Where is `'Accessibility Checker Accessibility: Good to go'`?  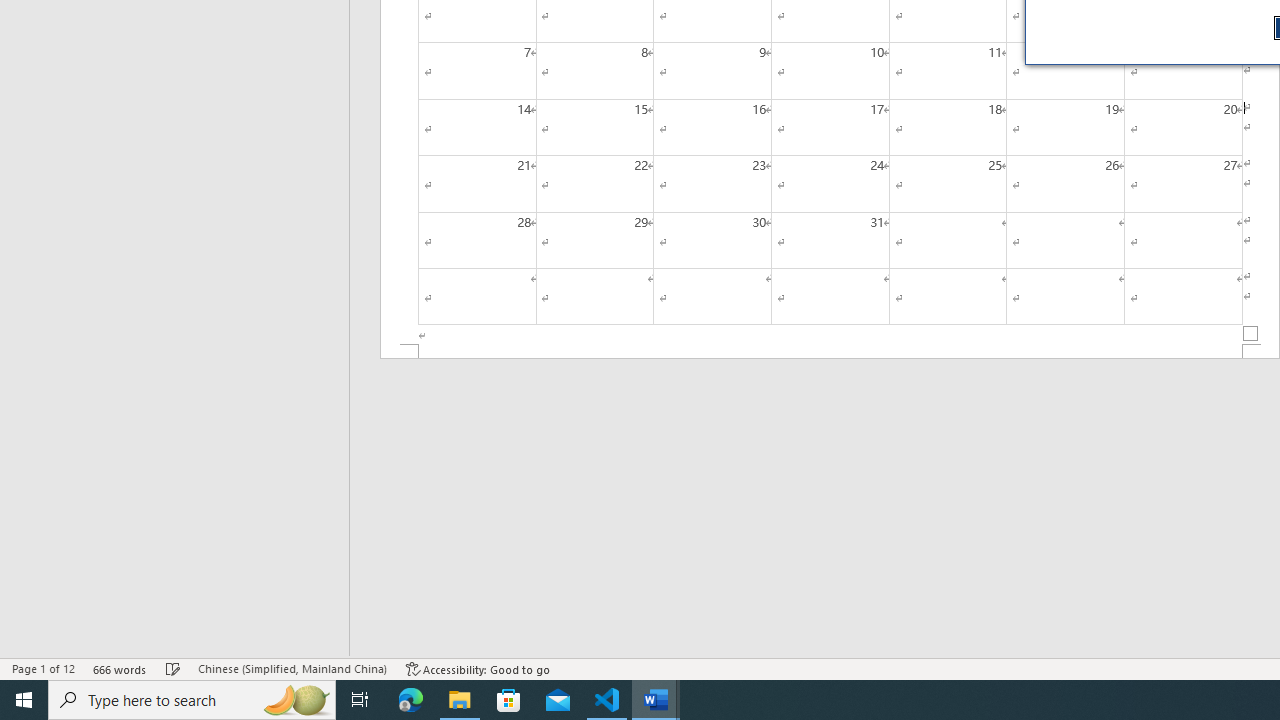
'Accessibility Checker Accessibility: Good to go' is located at coordinates (477, 669).